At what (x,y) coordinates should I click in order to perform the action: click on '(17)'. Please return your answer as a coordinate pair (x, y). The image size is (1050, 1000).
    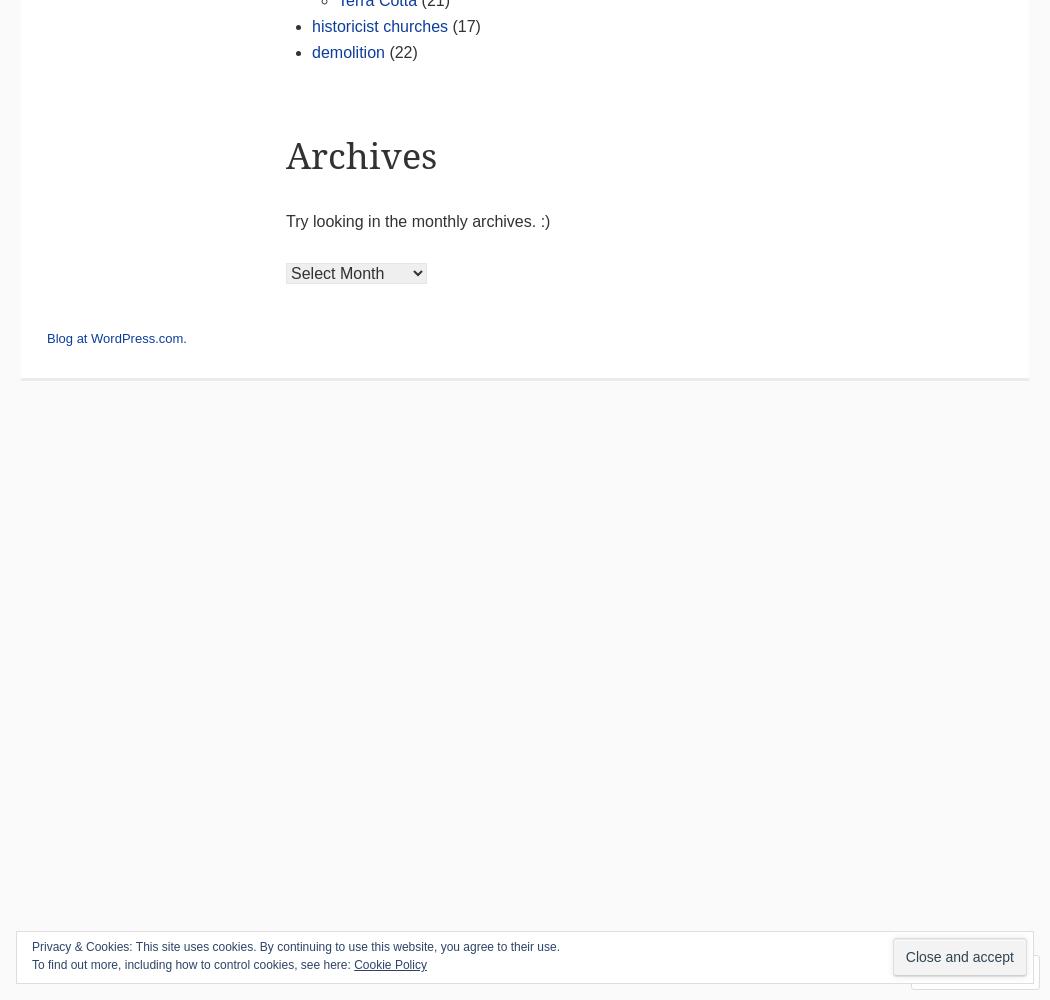
    Looking at the image, I should click on (463, 25).